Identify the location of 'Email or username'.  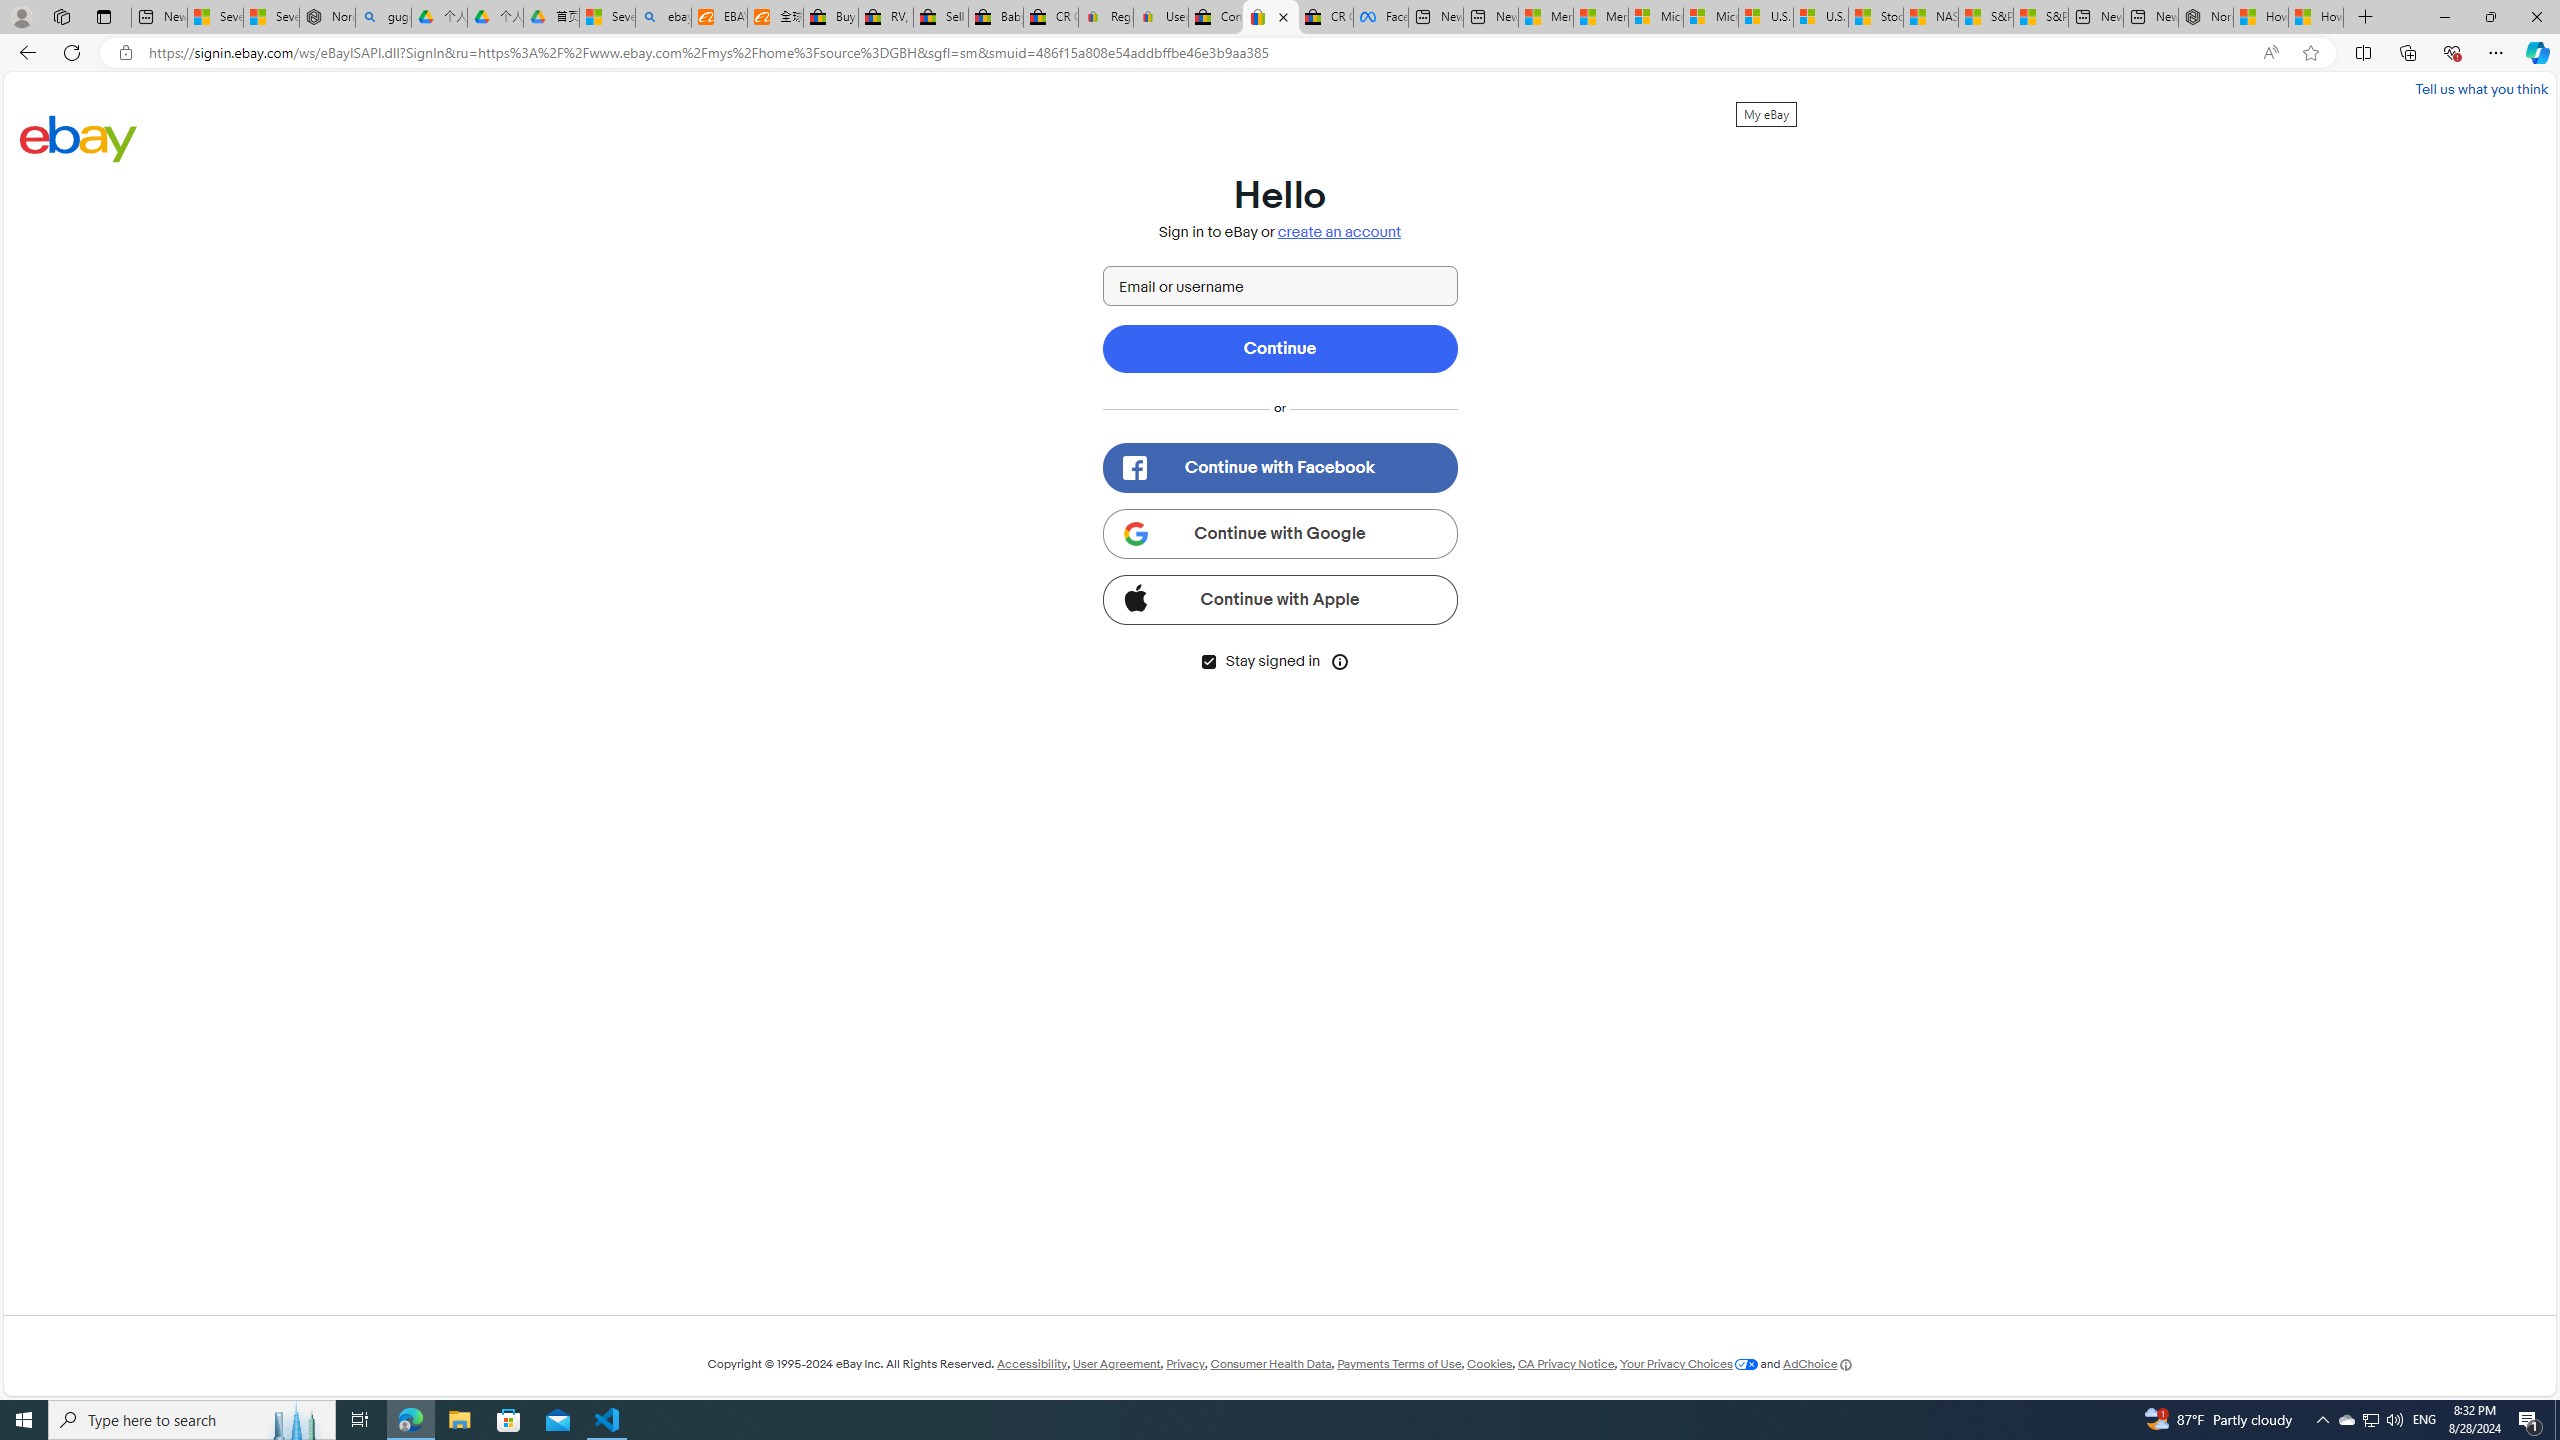
(1280, 284).